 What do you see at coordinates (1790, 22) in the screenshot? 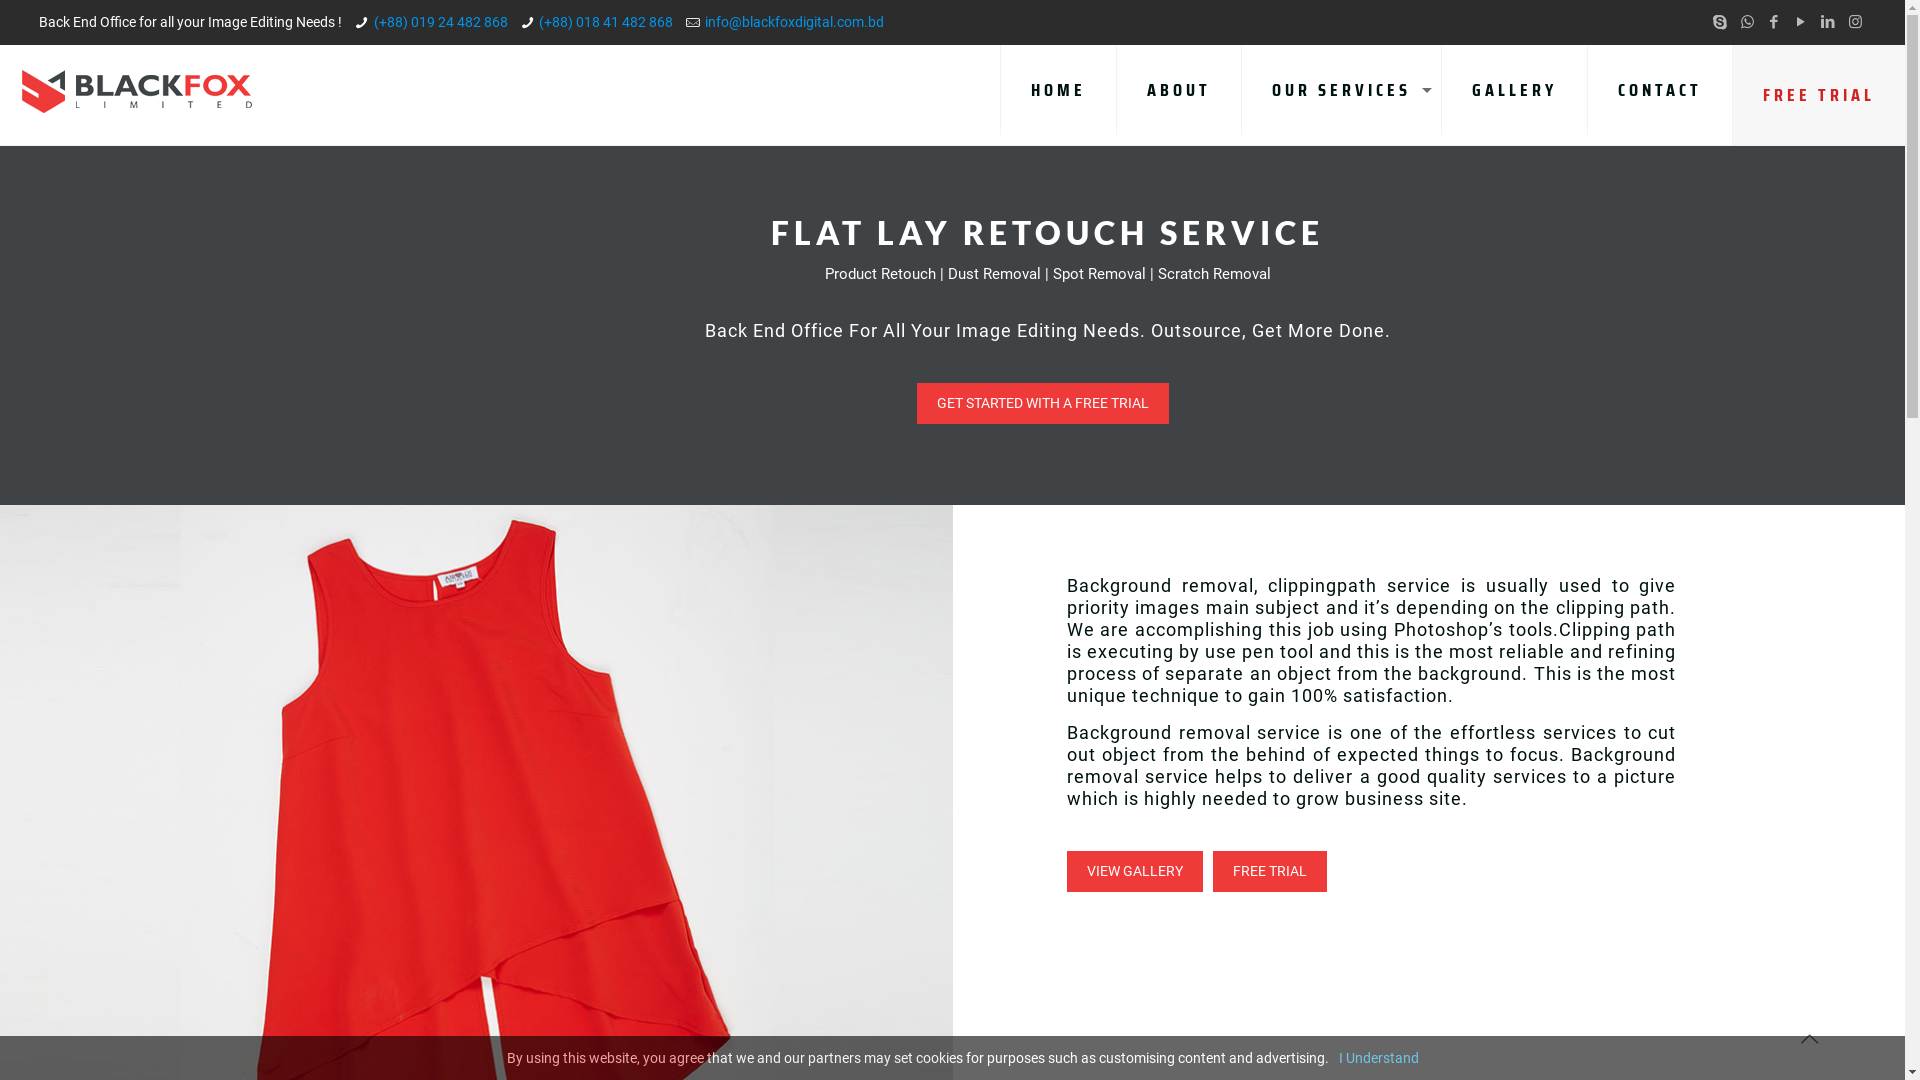
I see `'YouTube'` at bounding box center [1790, 22].